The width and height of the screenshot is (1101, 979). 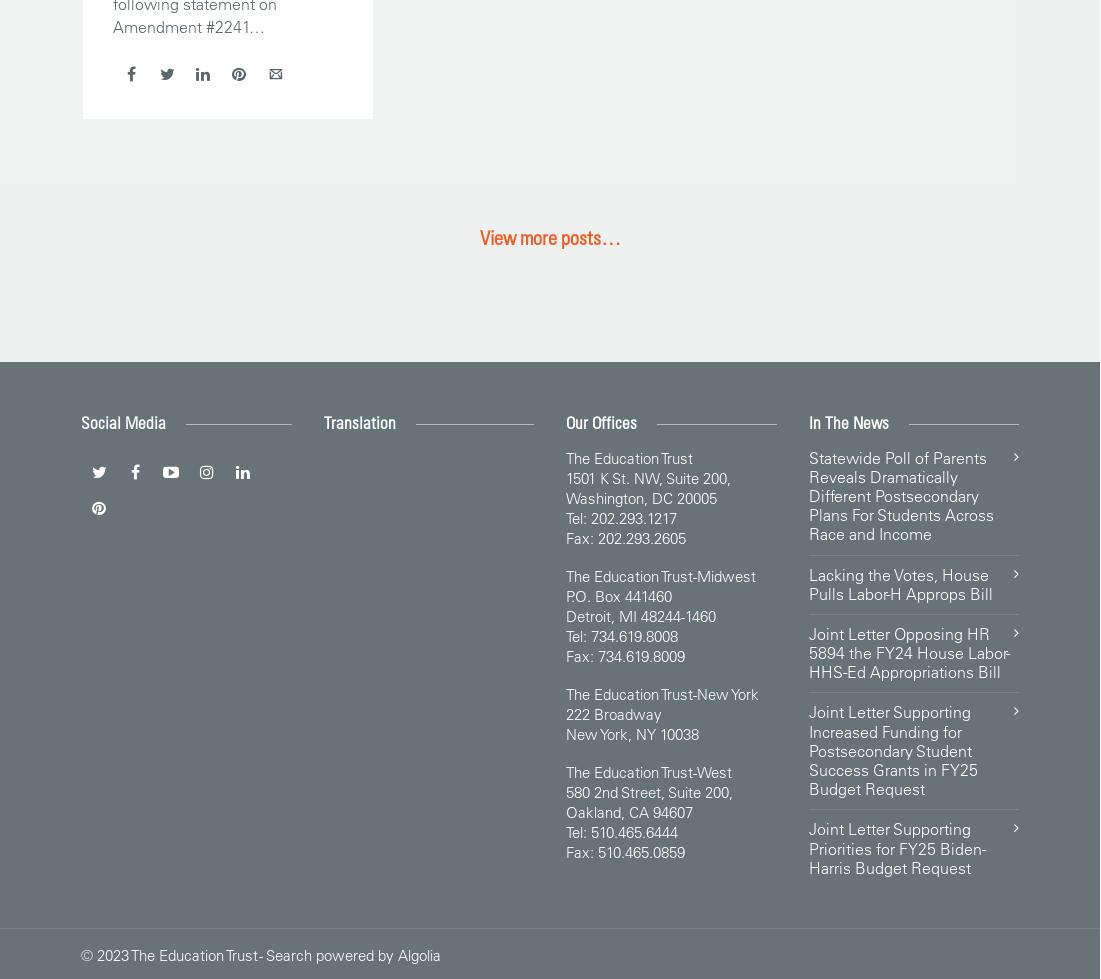 What do you see at coordinates (566, 614) in the screenshot?
I see `'Detroit, MI 48244-1460'` at bounding box center [566, 614].